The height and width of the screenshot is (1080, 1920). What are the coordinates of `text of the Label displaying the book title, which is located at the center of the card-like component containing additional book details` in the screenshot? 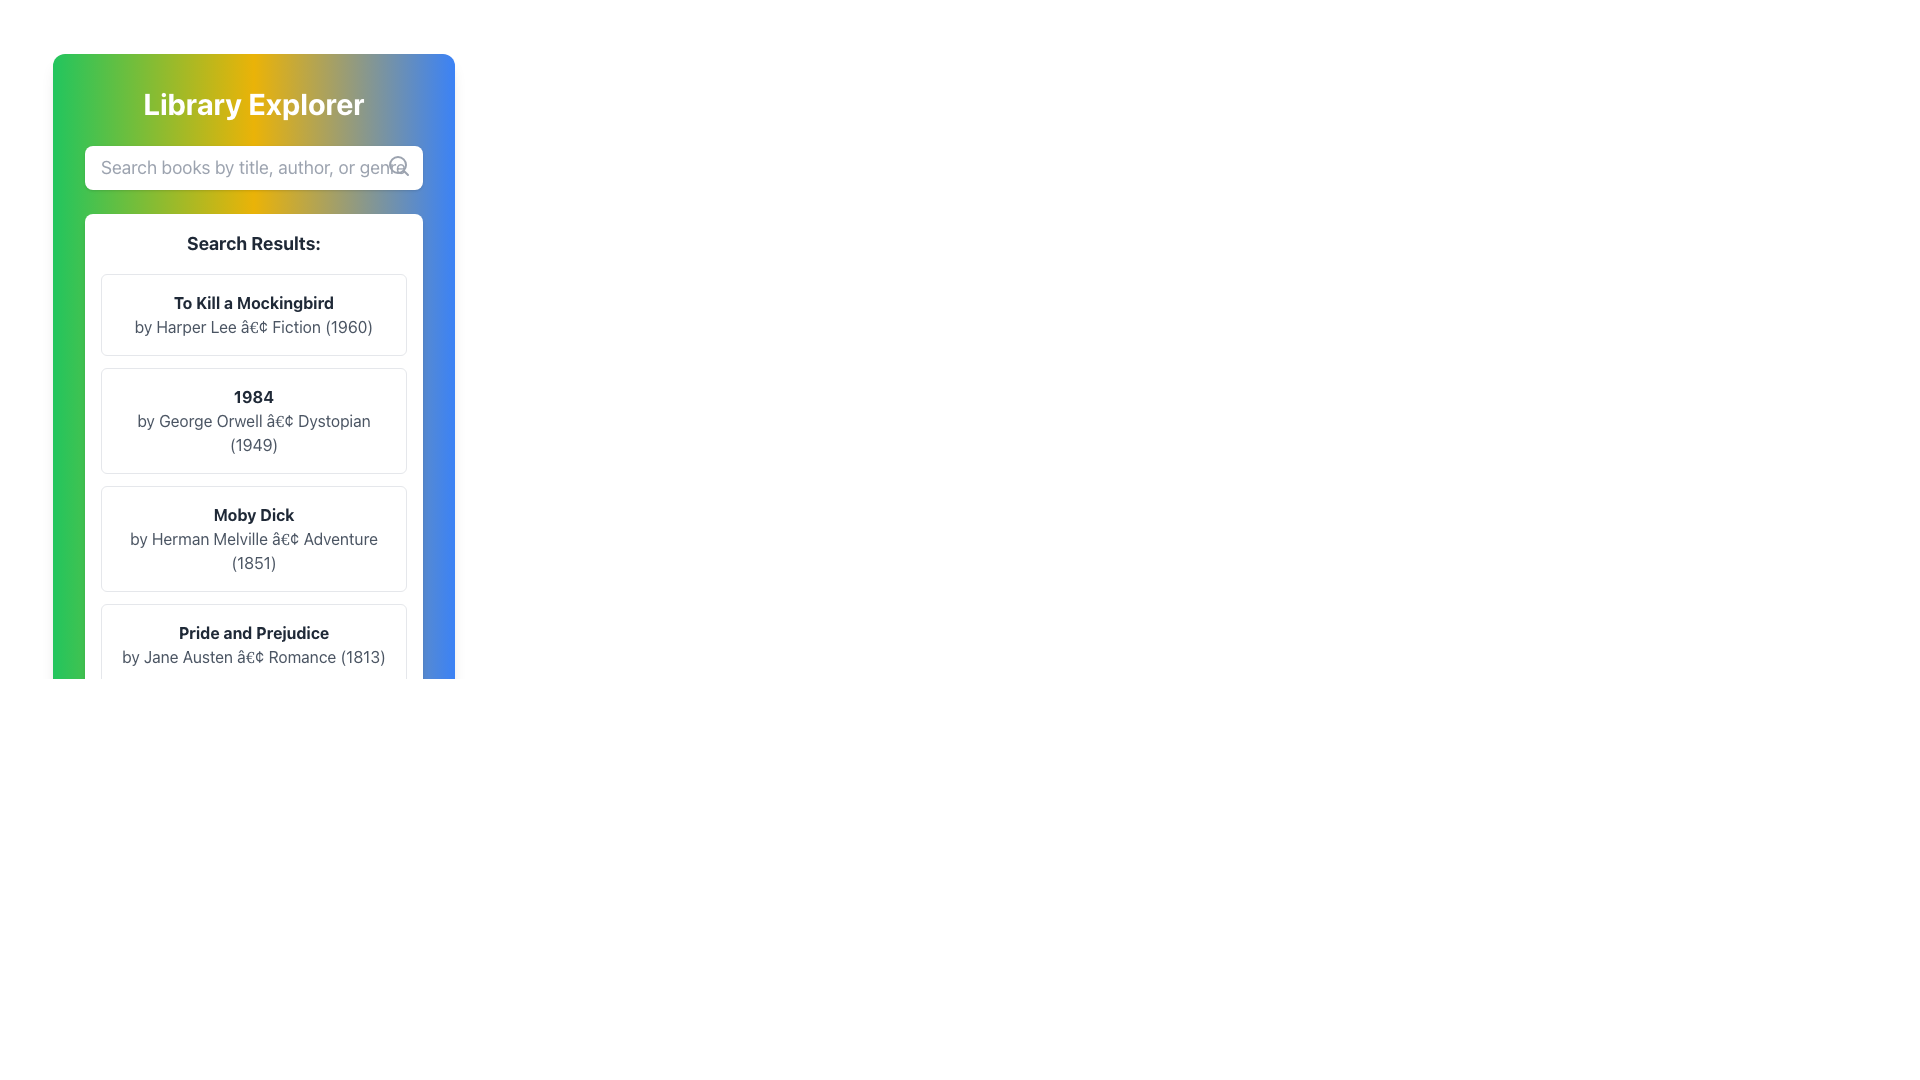 It's located at (253, 397).